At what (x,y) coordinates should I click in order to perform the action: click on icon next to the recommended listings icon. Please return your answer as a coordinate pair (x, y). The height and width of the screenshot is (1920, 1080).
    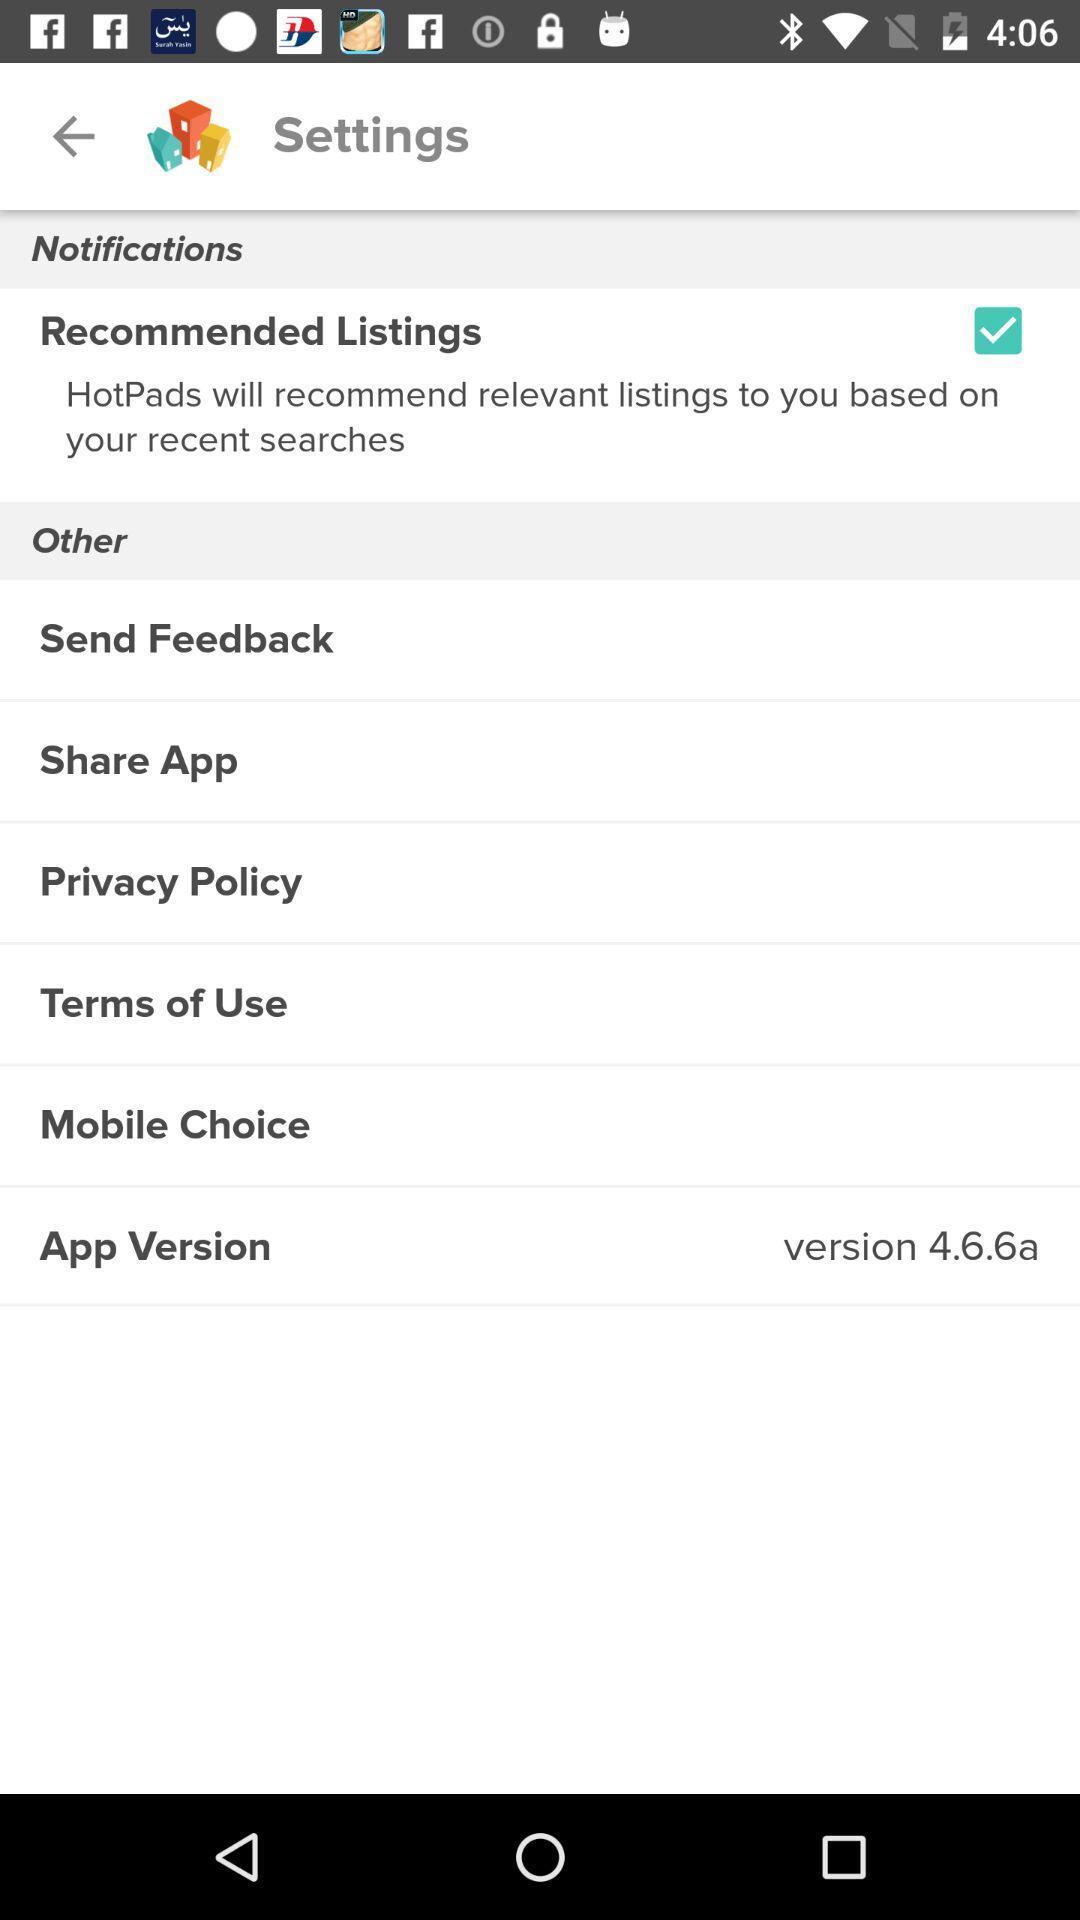
    Looking at the image, I should click on (998, 330).